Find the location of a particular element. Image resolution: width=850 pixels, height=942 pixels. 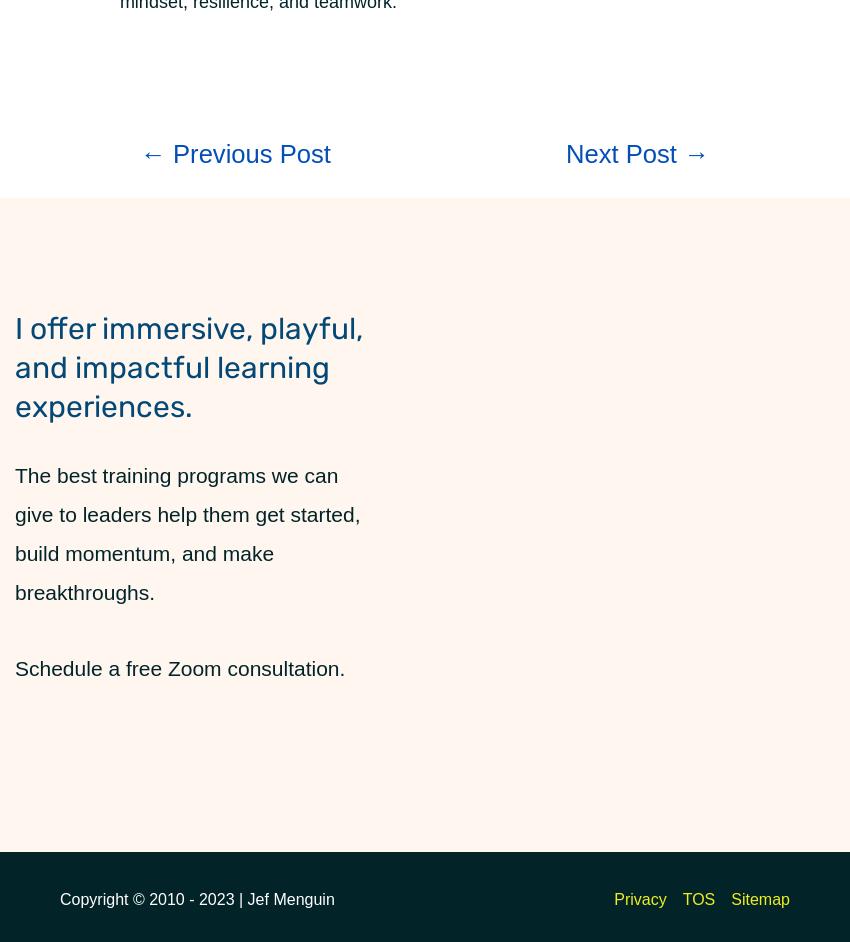

'Jef Menguin' is located at coordinates (247, 898).